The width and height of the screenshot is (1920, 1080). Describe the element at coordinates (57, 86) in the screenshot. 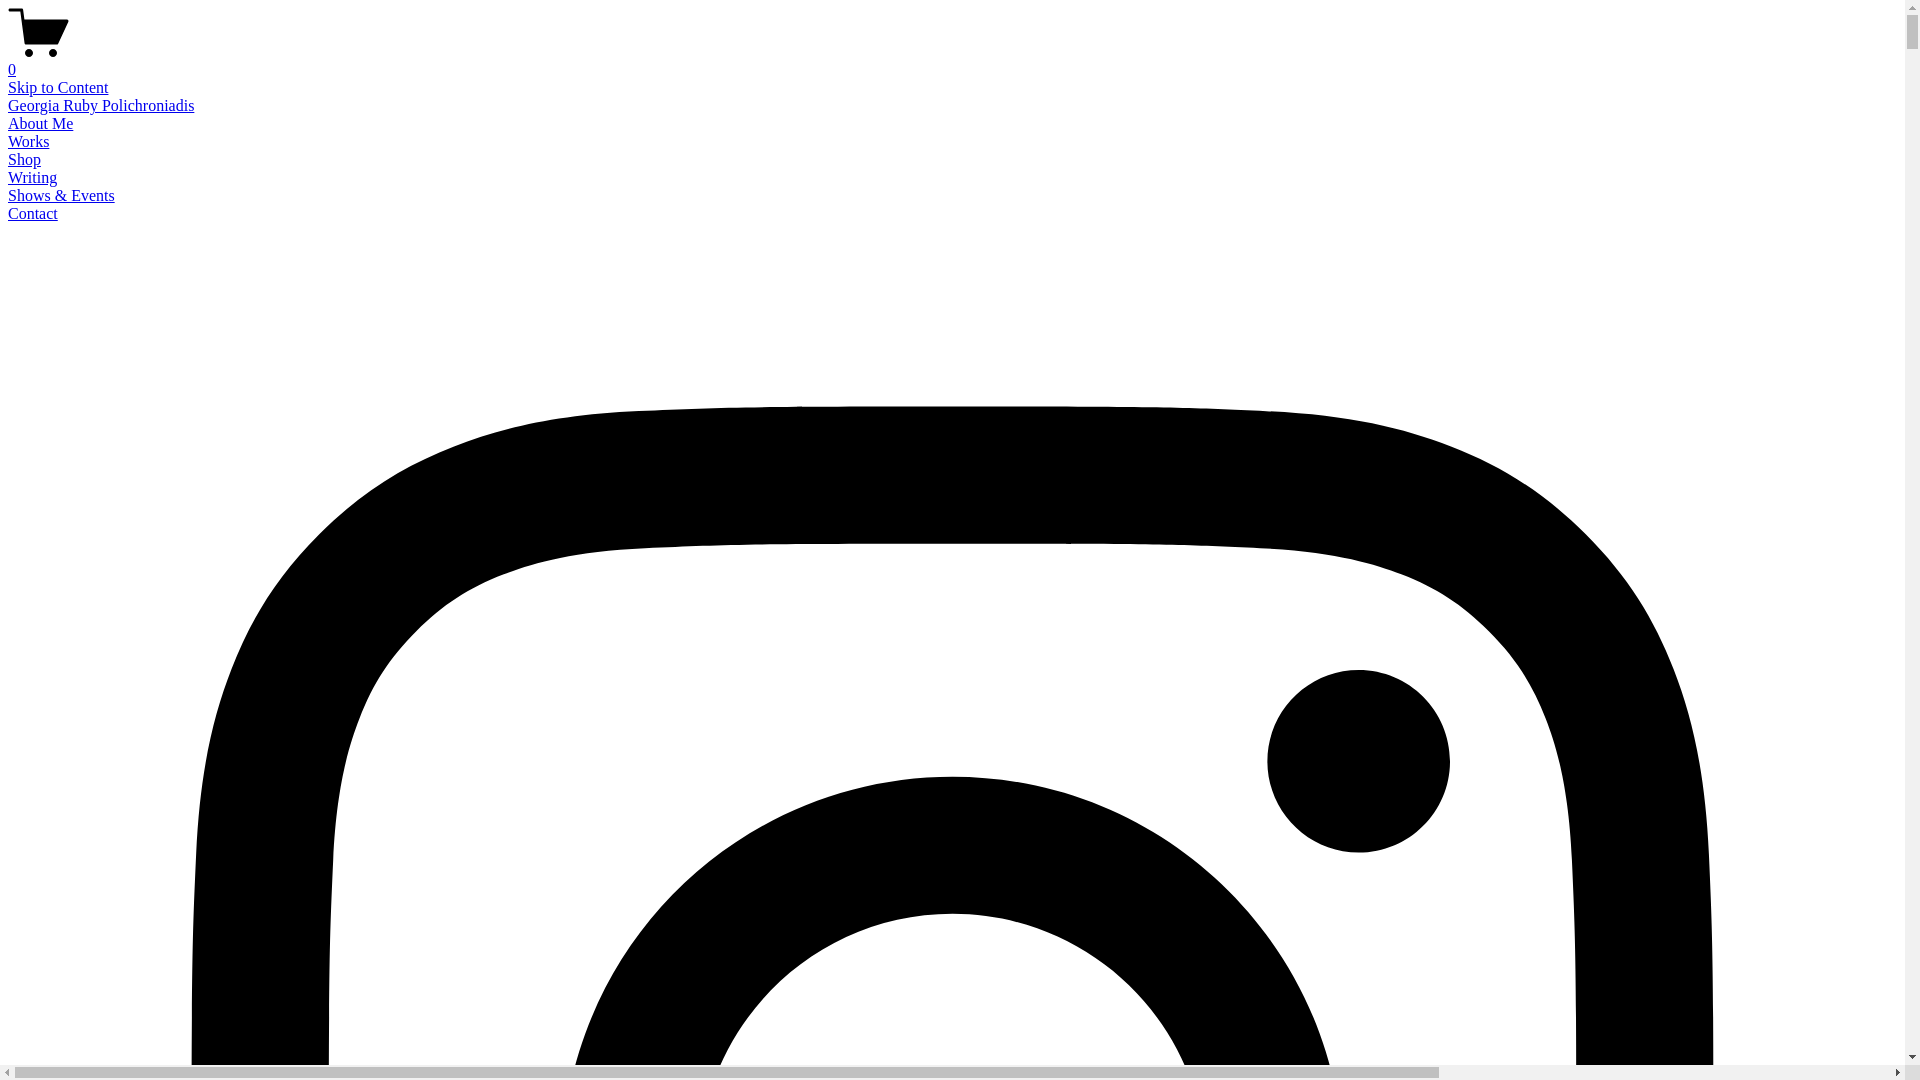

I see `'Skip to Content'` at that location.